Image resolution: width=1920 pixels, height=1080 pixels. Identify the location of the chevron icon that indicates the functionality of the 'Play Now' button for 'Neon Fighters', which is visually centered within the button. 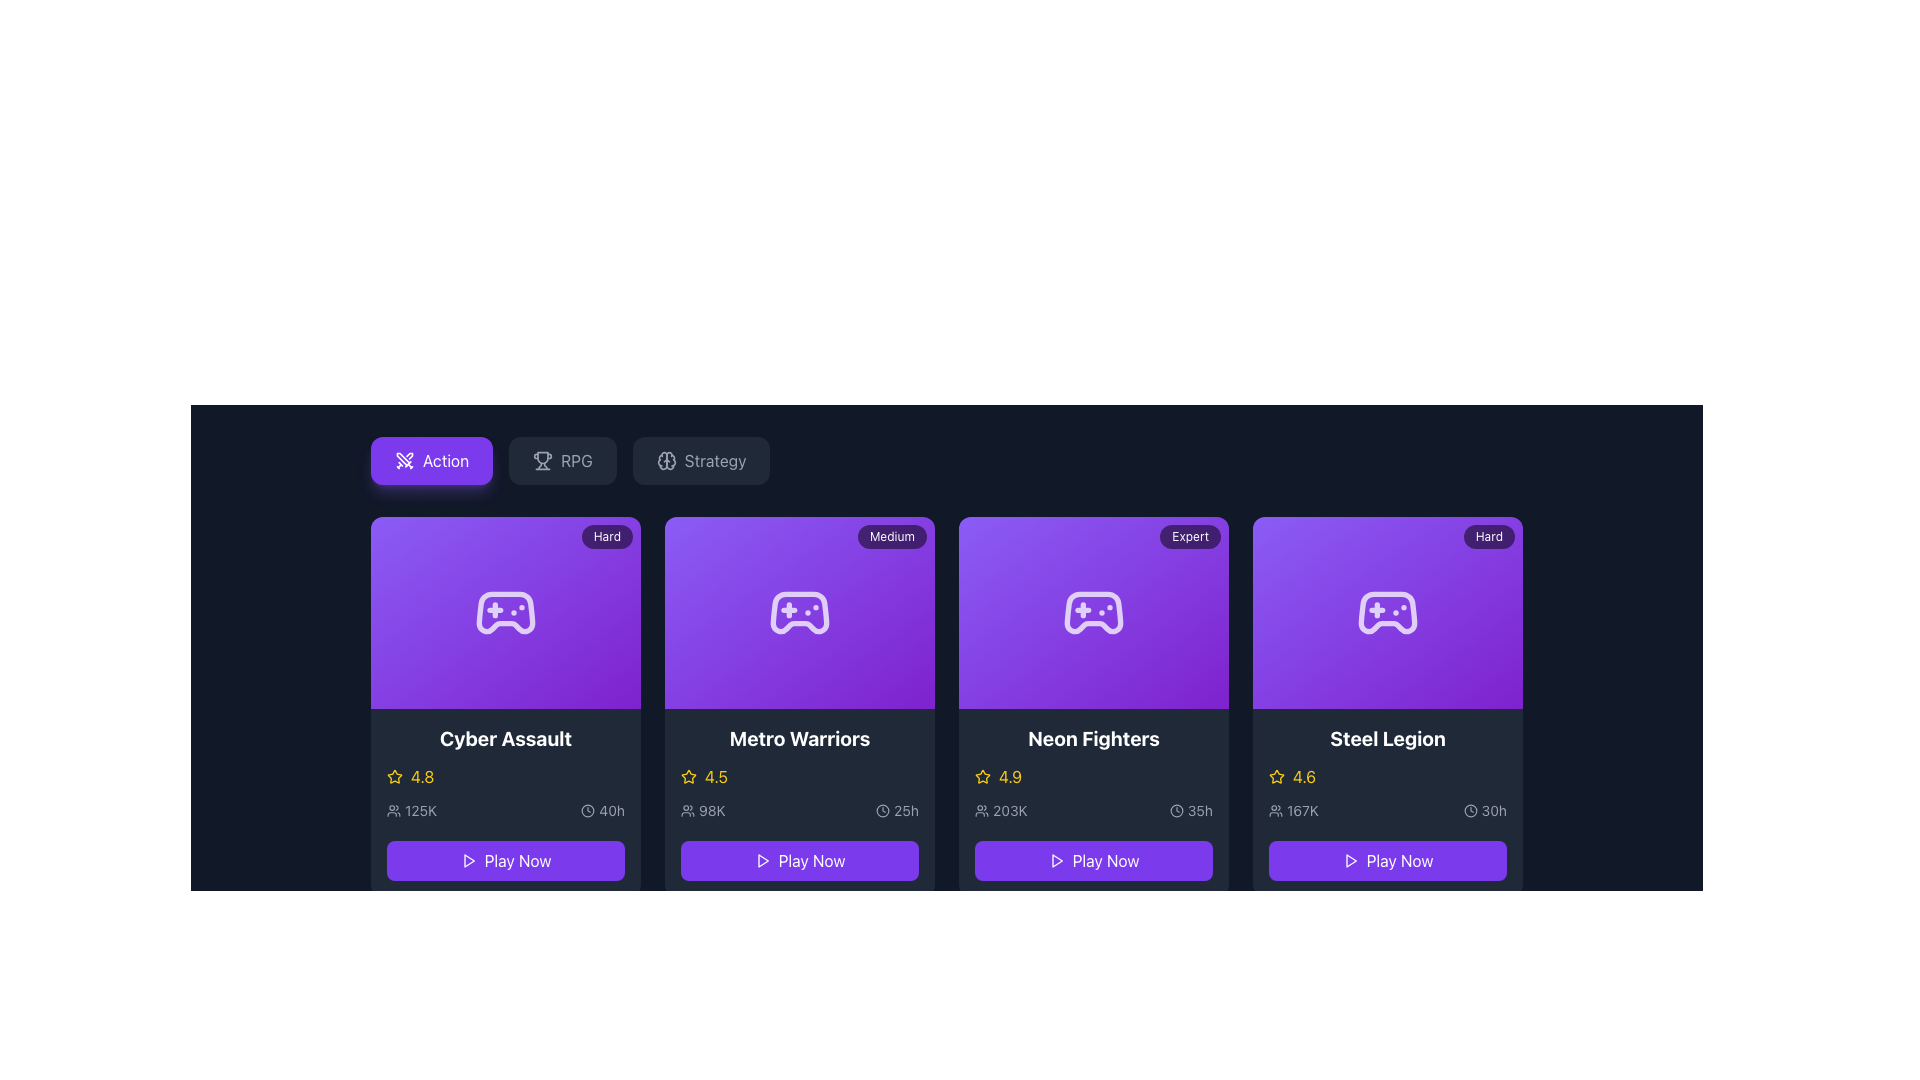
(1055, 859).